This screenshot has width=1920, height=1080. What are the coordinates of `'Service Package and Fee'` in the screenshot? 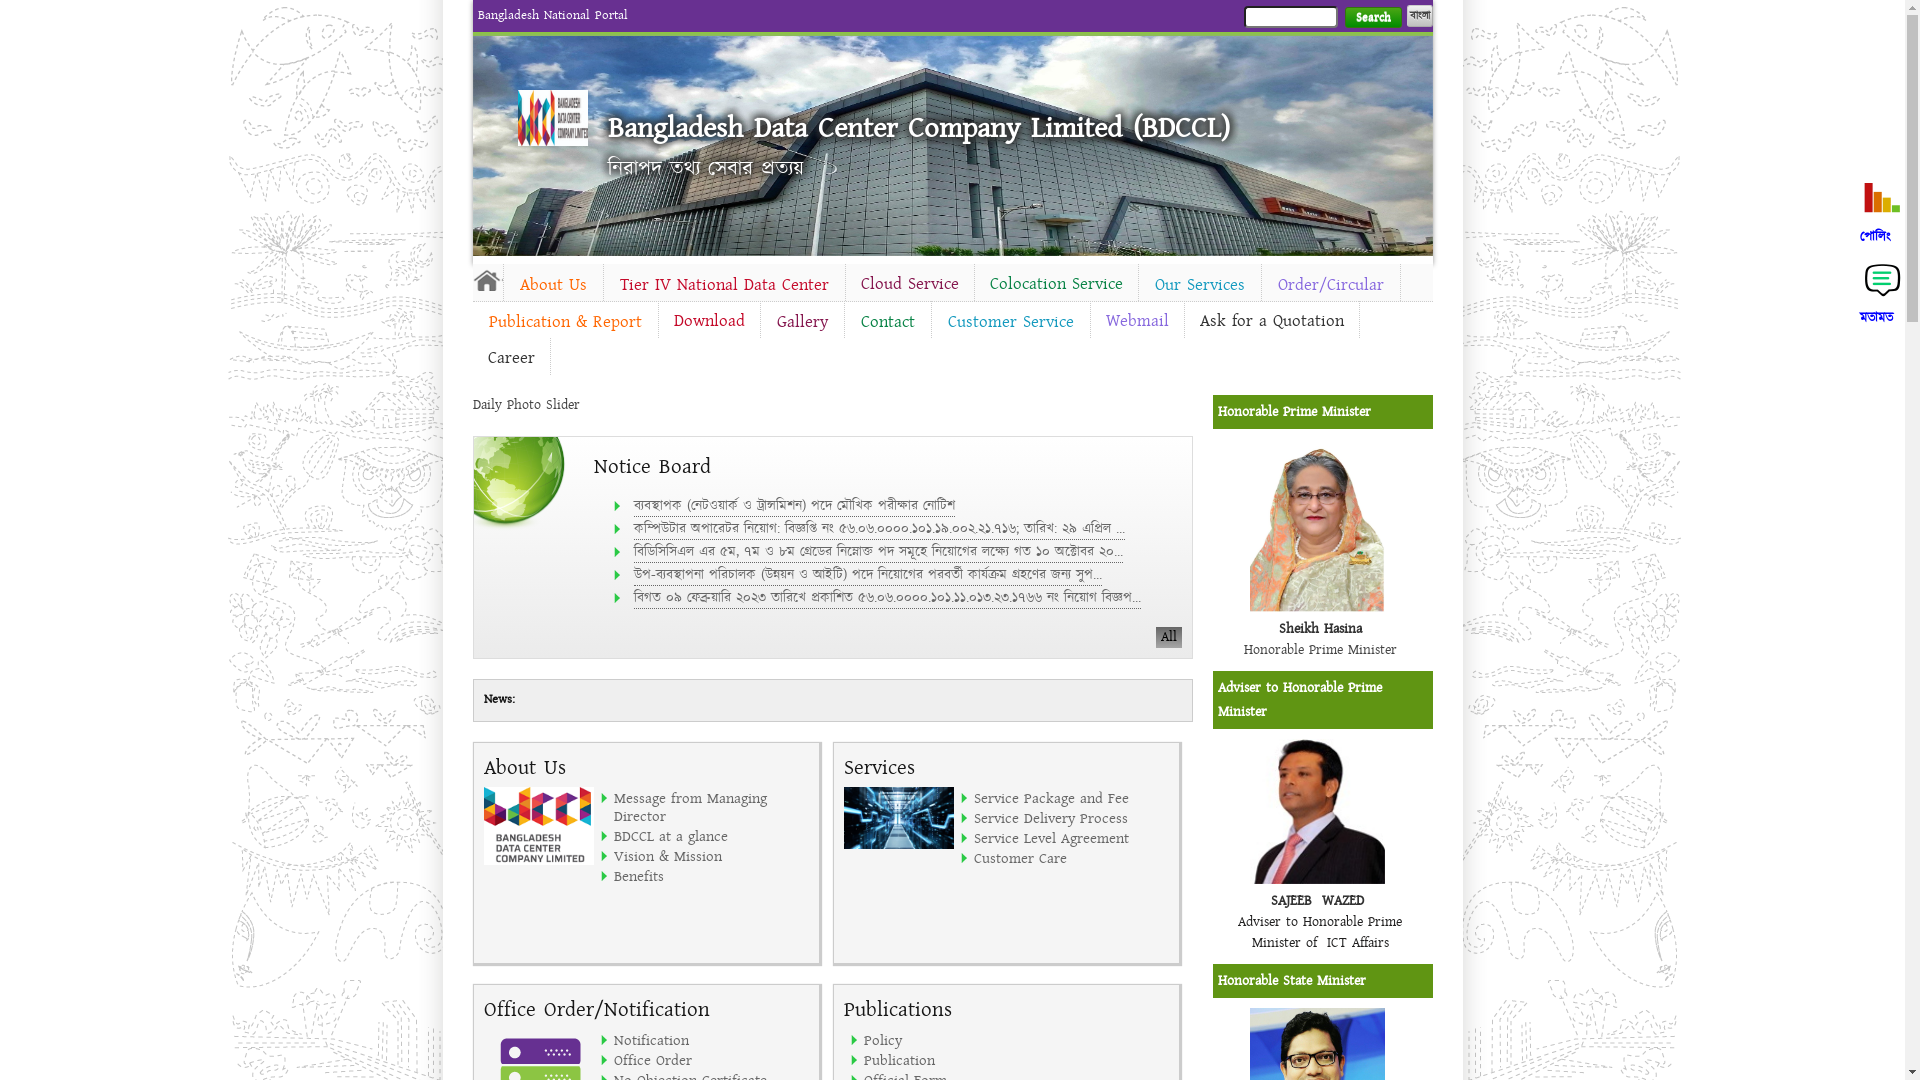 It's located at (974, 797).